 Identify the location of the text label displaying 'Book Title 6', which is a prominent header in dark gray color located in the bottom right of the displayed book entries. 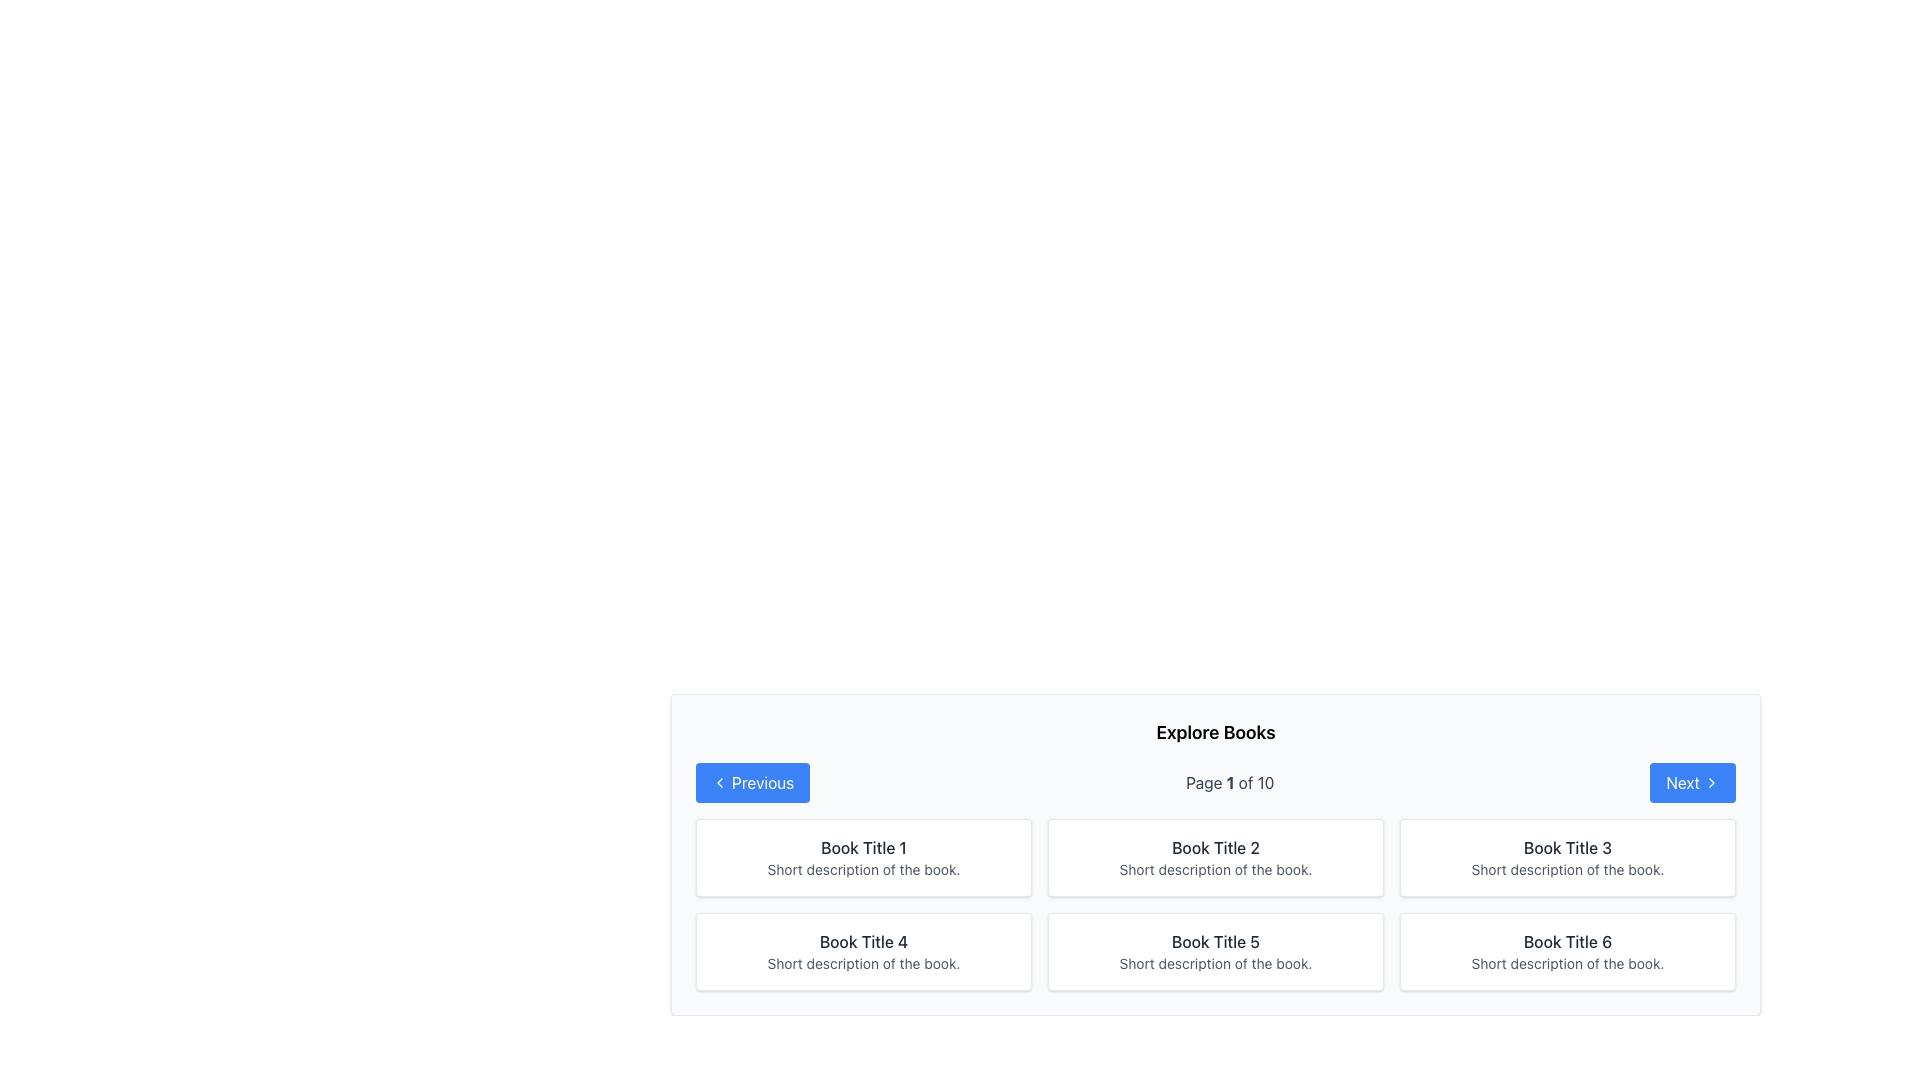
(1567, 941).